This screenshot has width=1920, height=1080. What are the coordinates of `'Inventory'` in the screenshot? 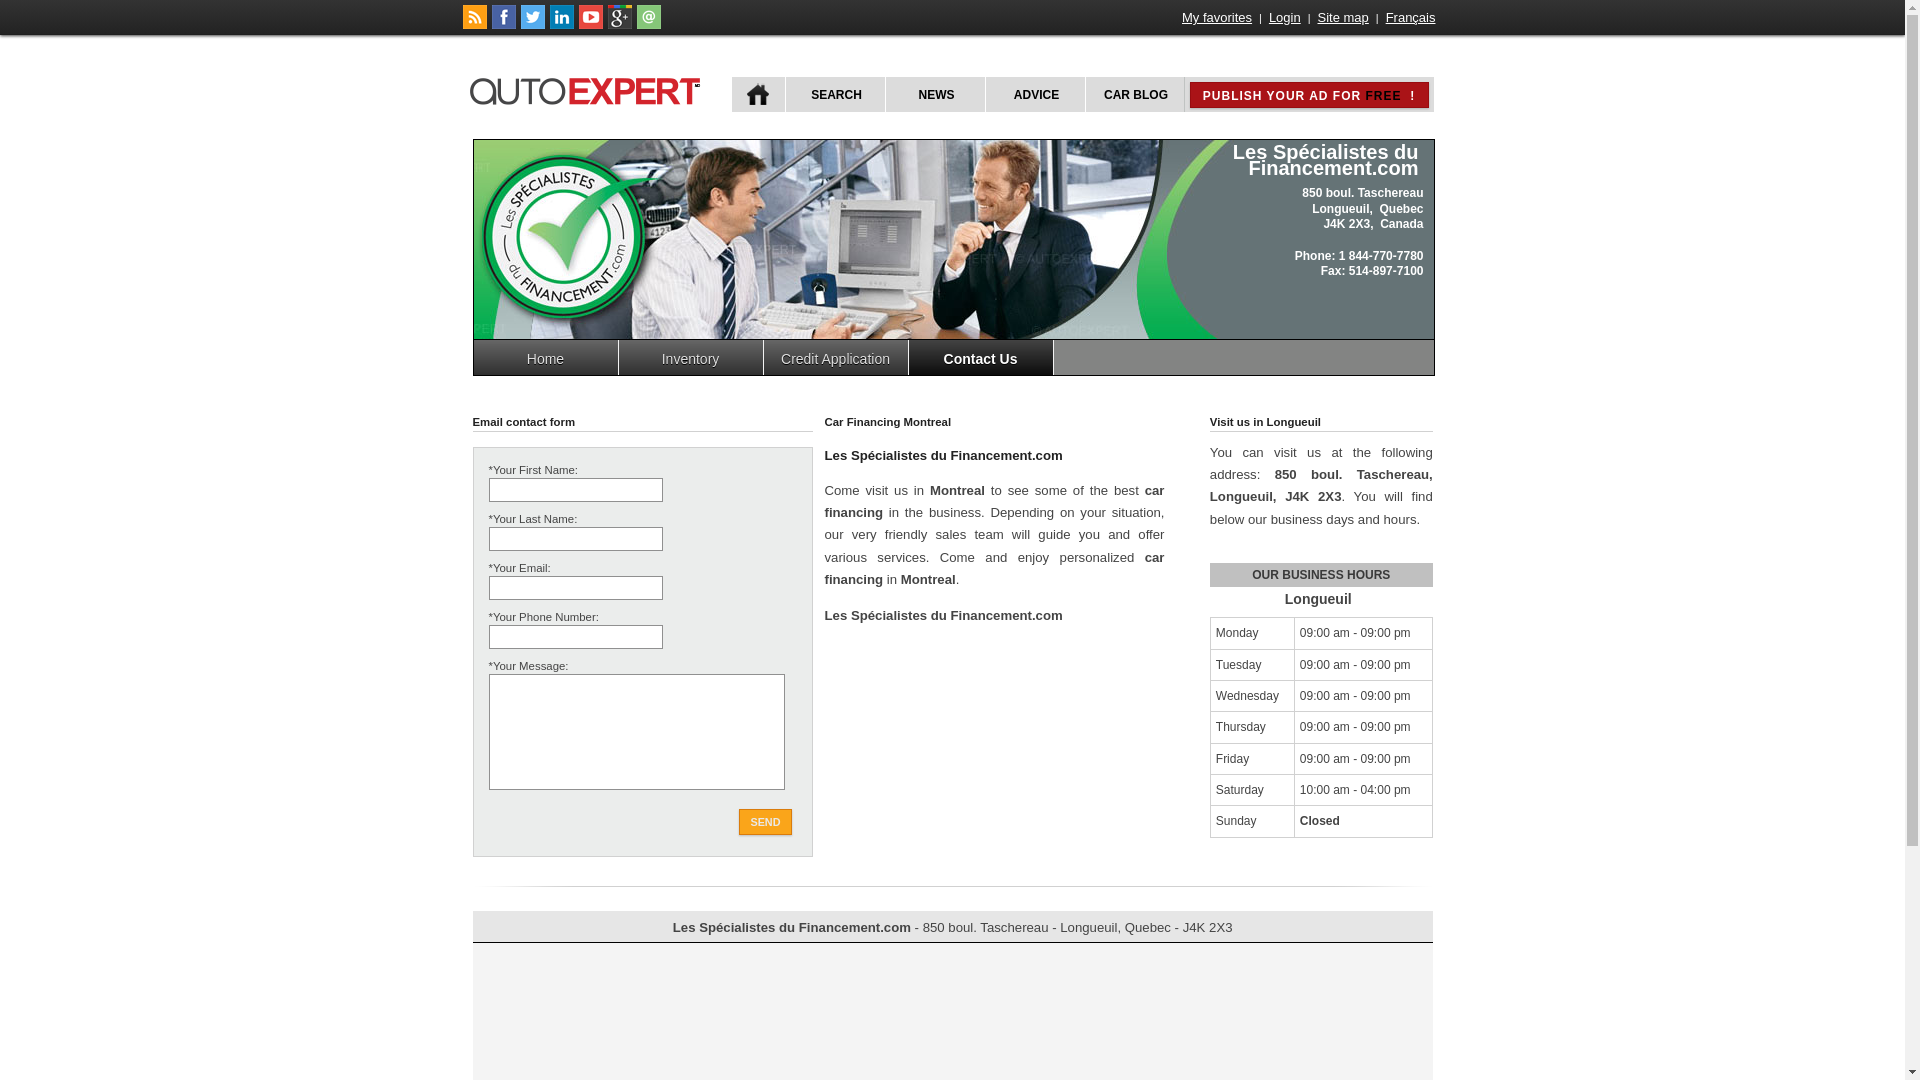 It's located at (690, 356).